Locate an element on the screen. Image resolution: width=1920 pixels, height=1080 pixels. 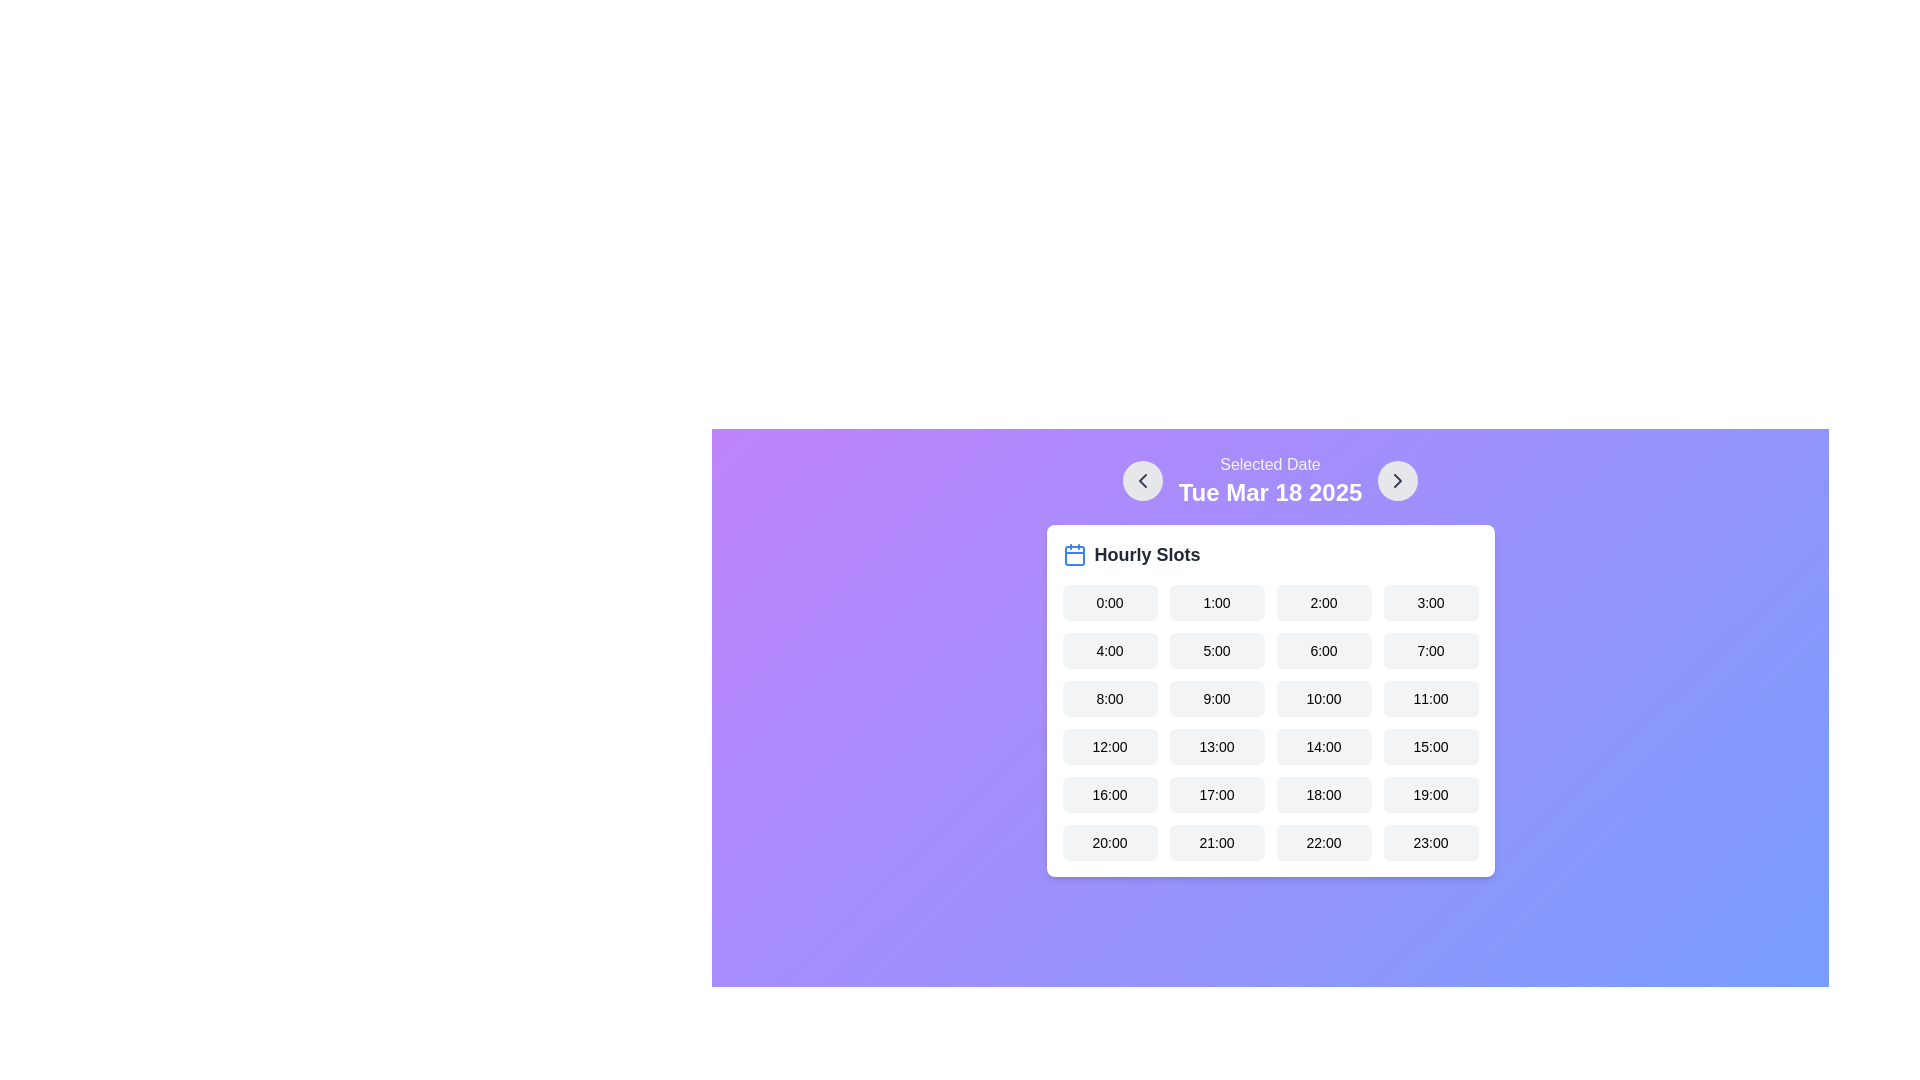
the button labeled '22:00', which is a rectangular button with rounded corners located in the sixth position of the grid under the 'Hourly Slots' heading is located at coordinates (1324, 843).